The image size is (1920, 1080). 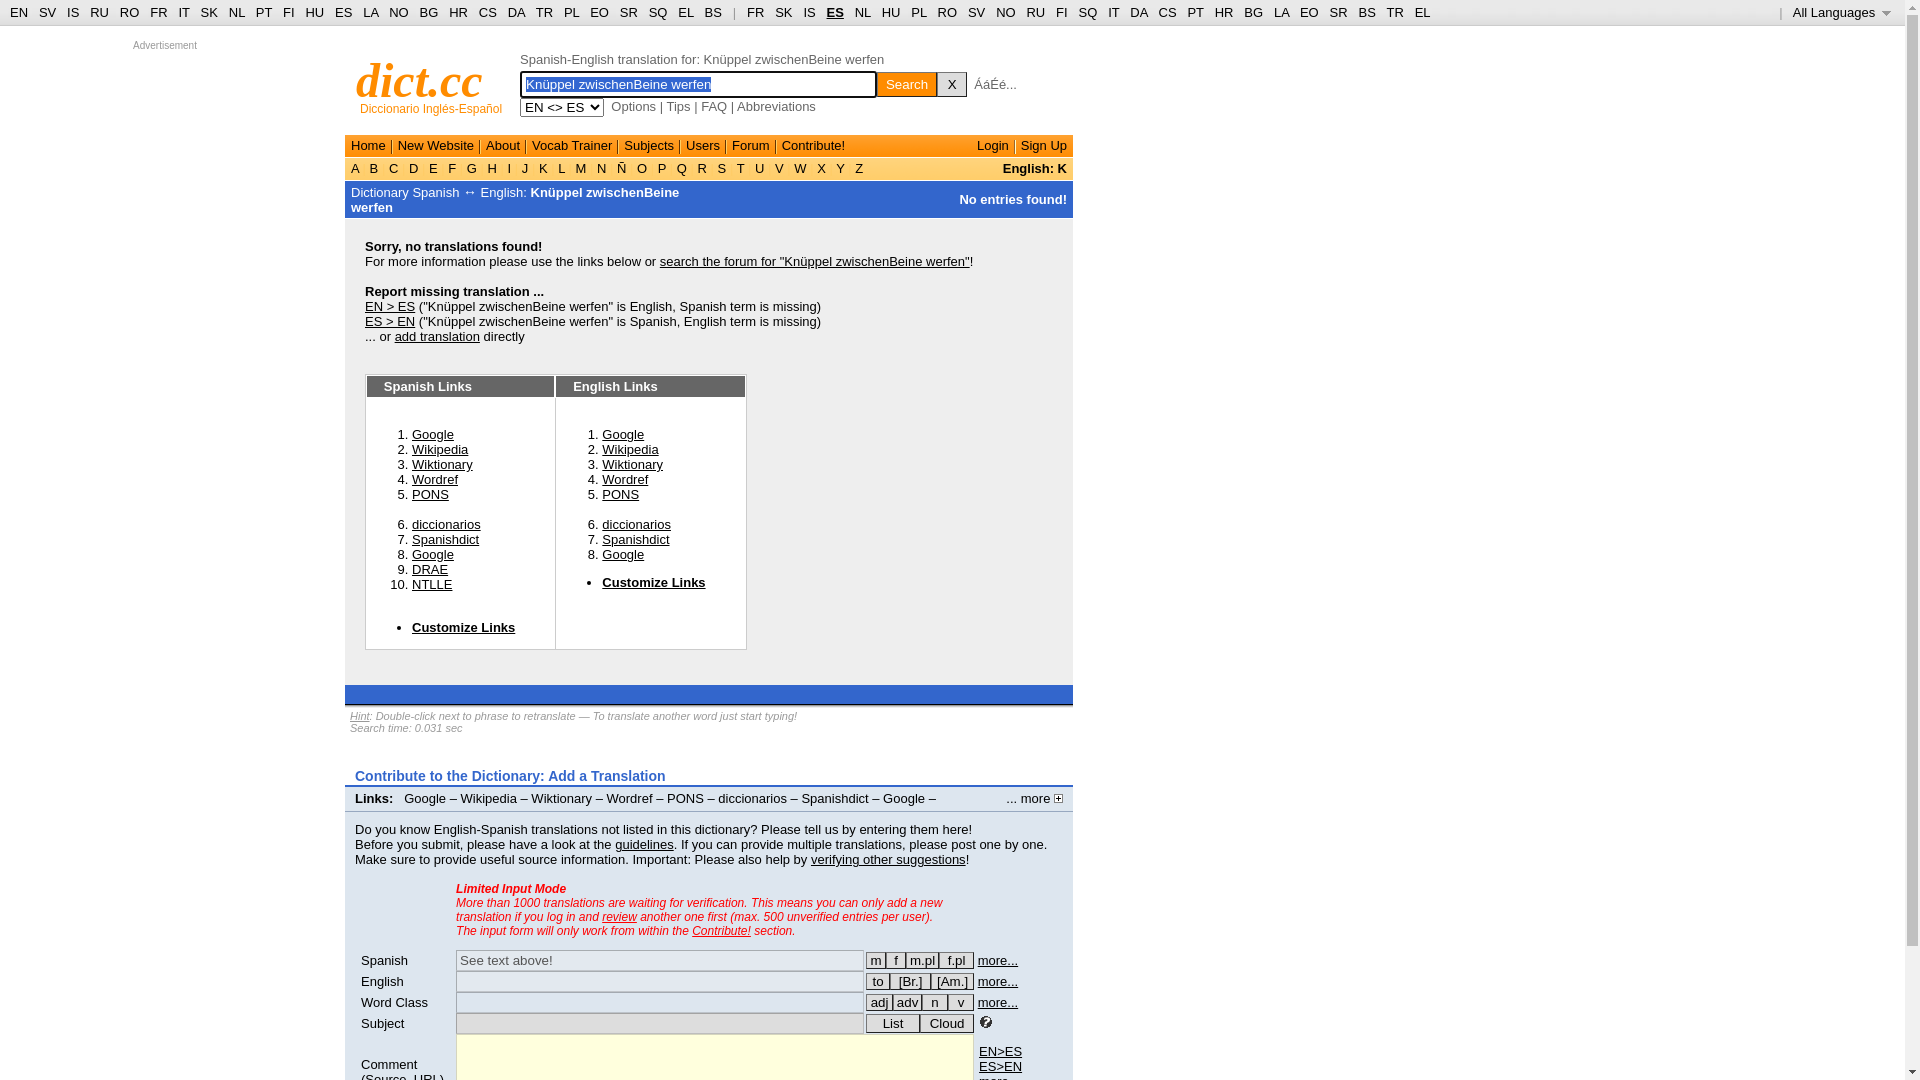 What do you see at coordinates (393, 167) in the screenshot?
I see `'C'` at bounding box center [393, 167].